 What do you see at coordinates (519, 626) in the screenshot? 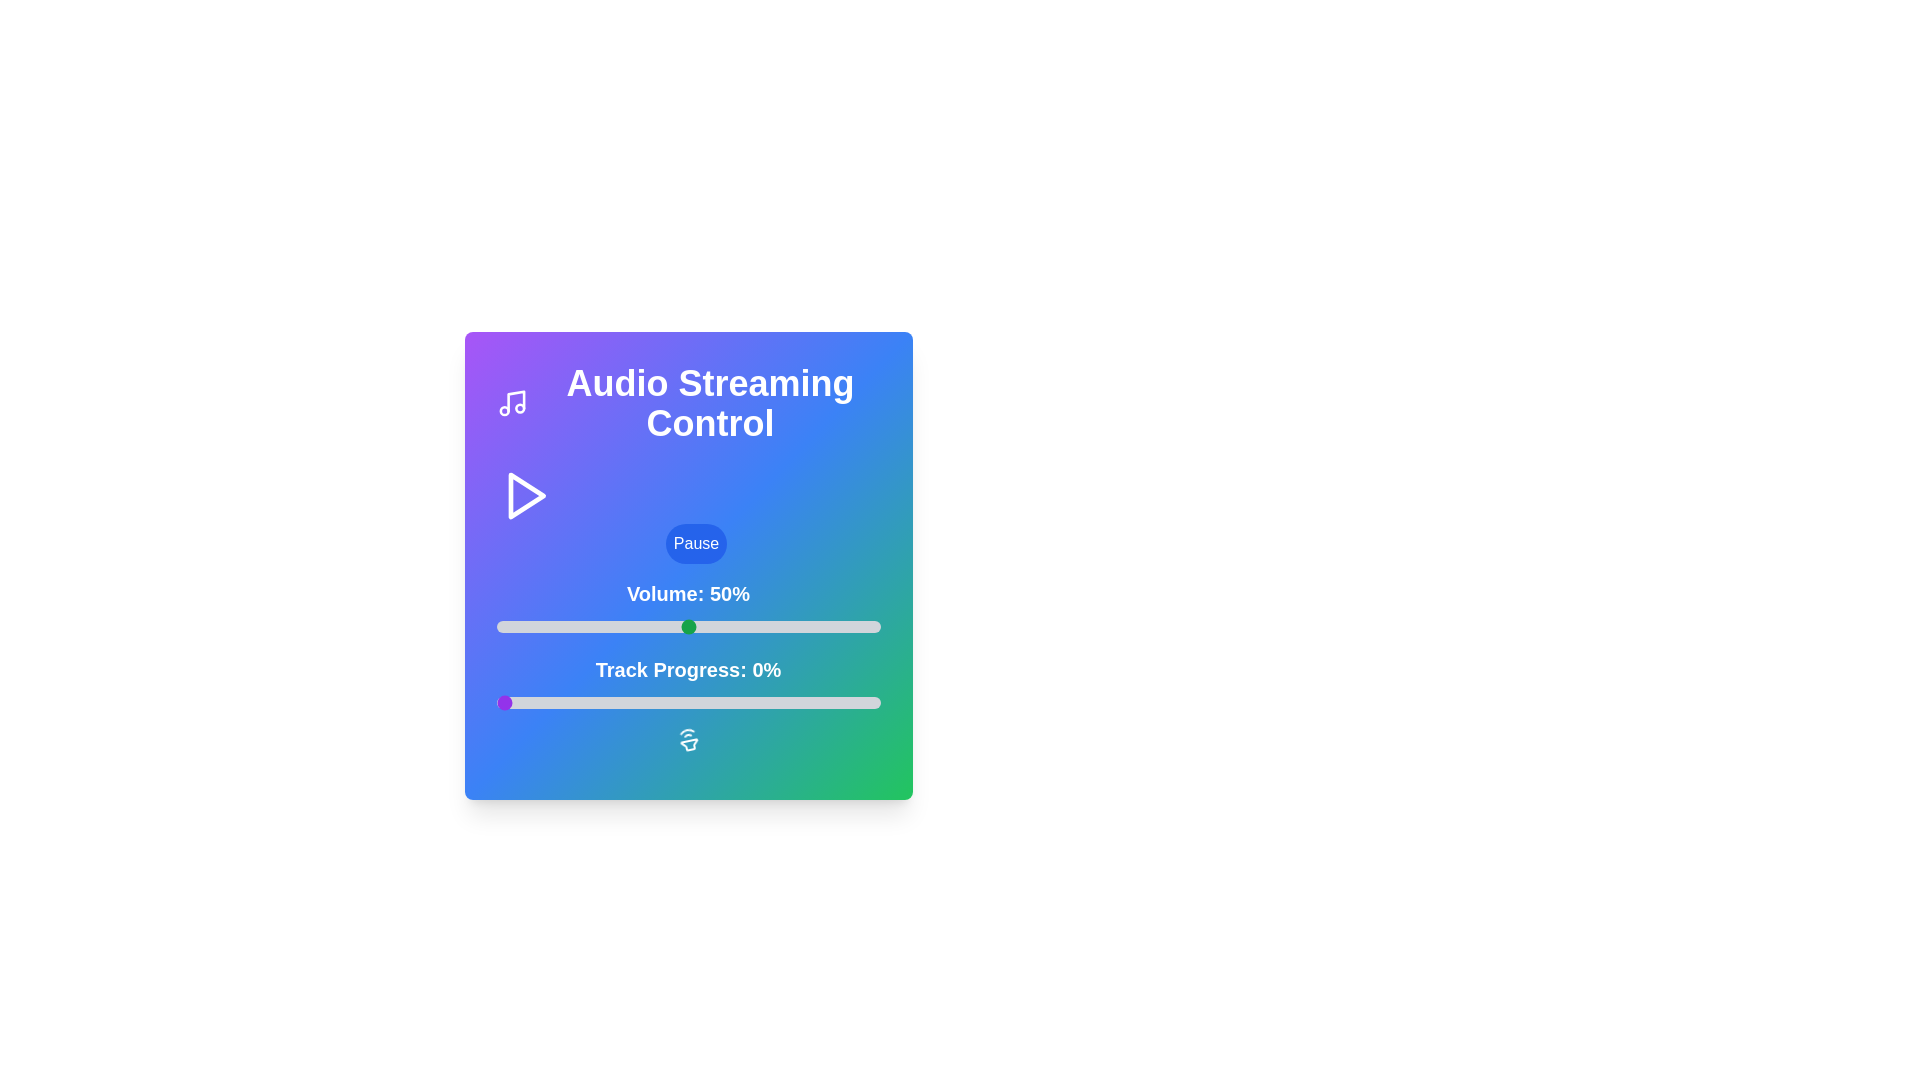
I see `the volume slider to 6%` at bounding box center [519, 626].